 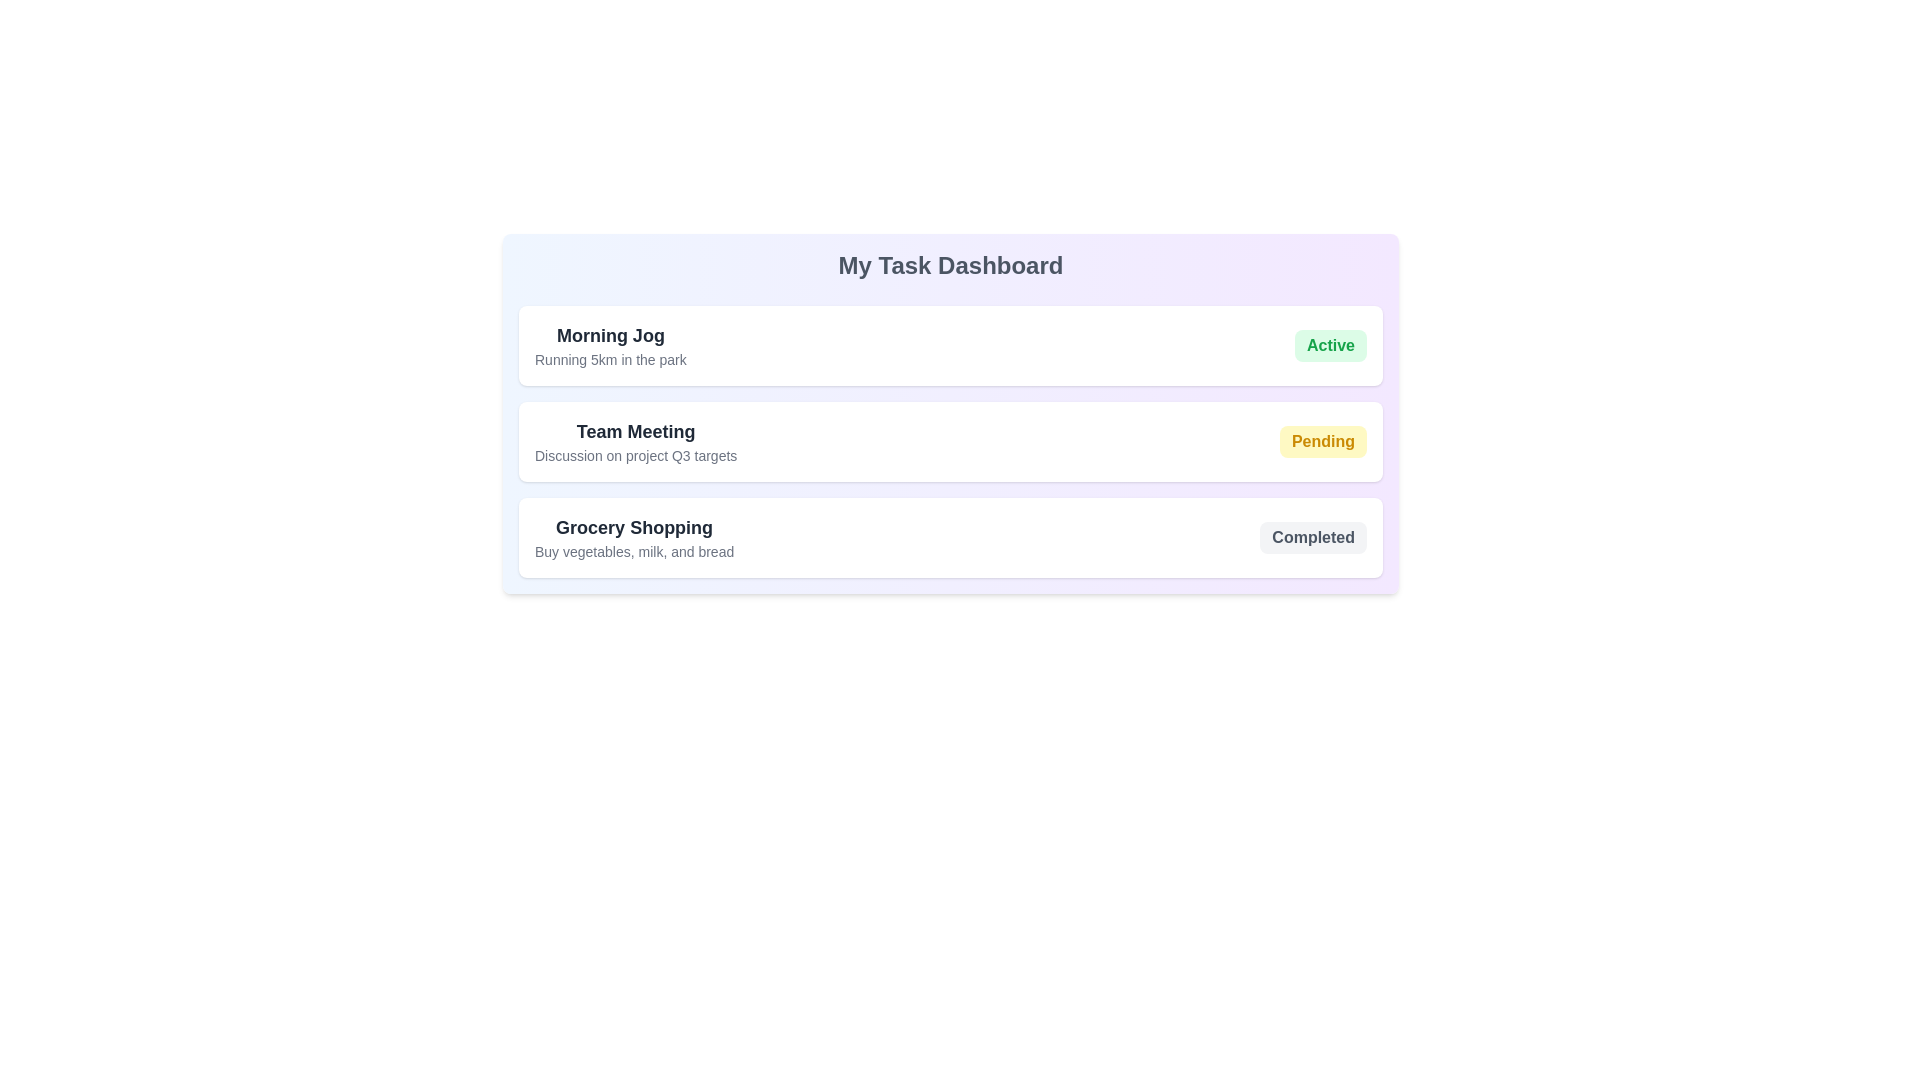 What do you see at coordinates (1323, 441) in the screenshot?
I see `the status indicator of the task labeled Team Meeting` at bounding box center [1323, 441].